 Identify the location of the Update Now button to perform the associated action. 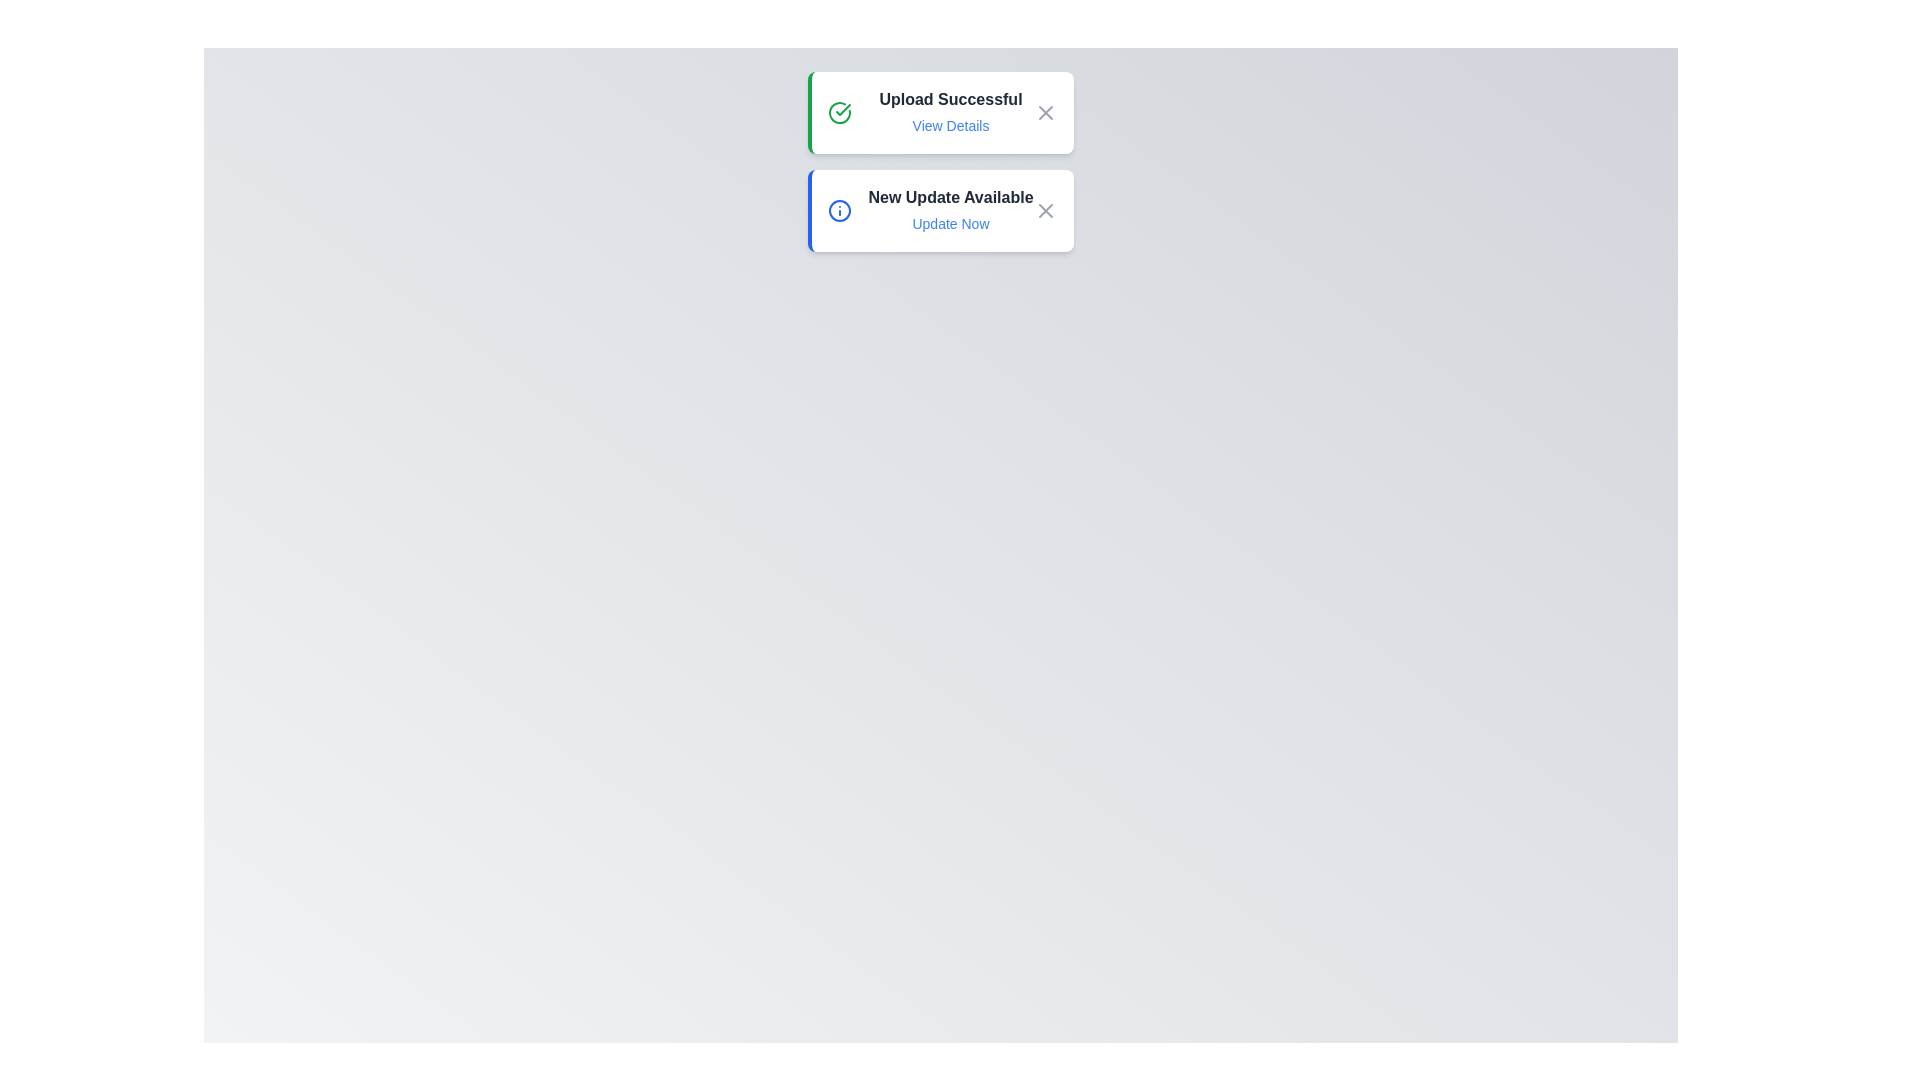
(949, 223).